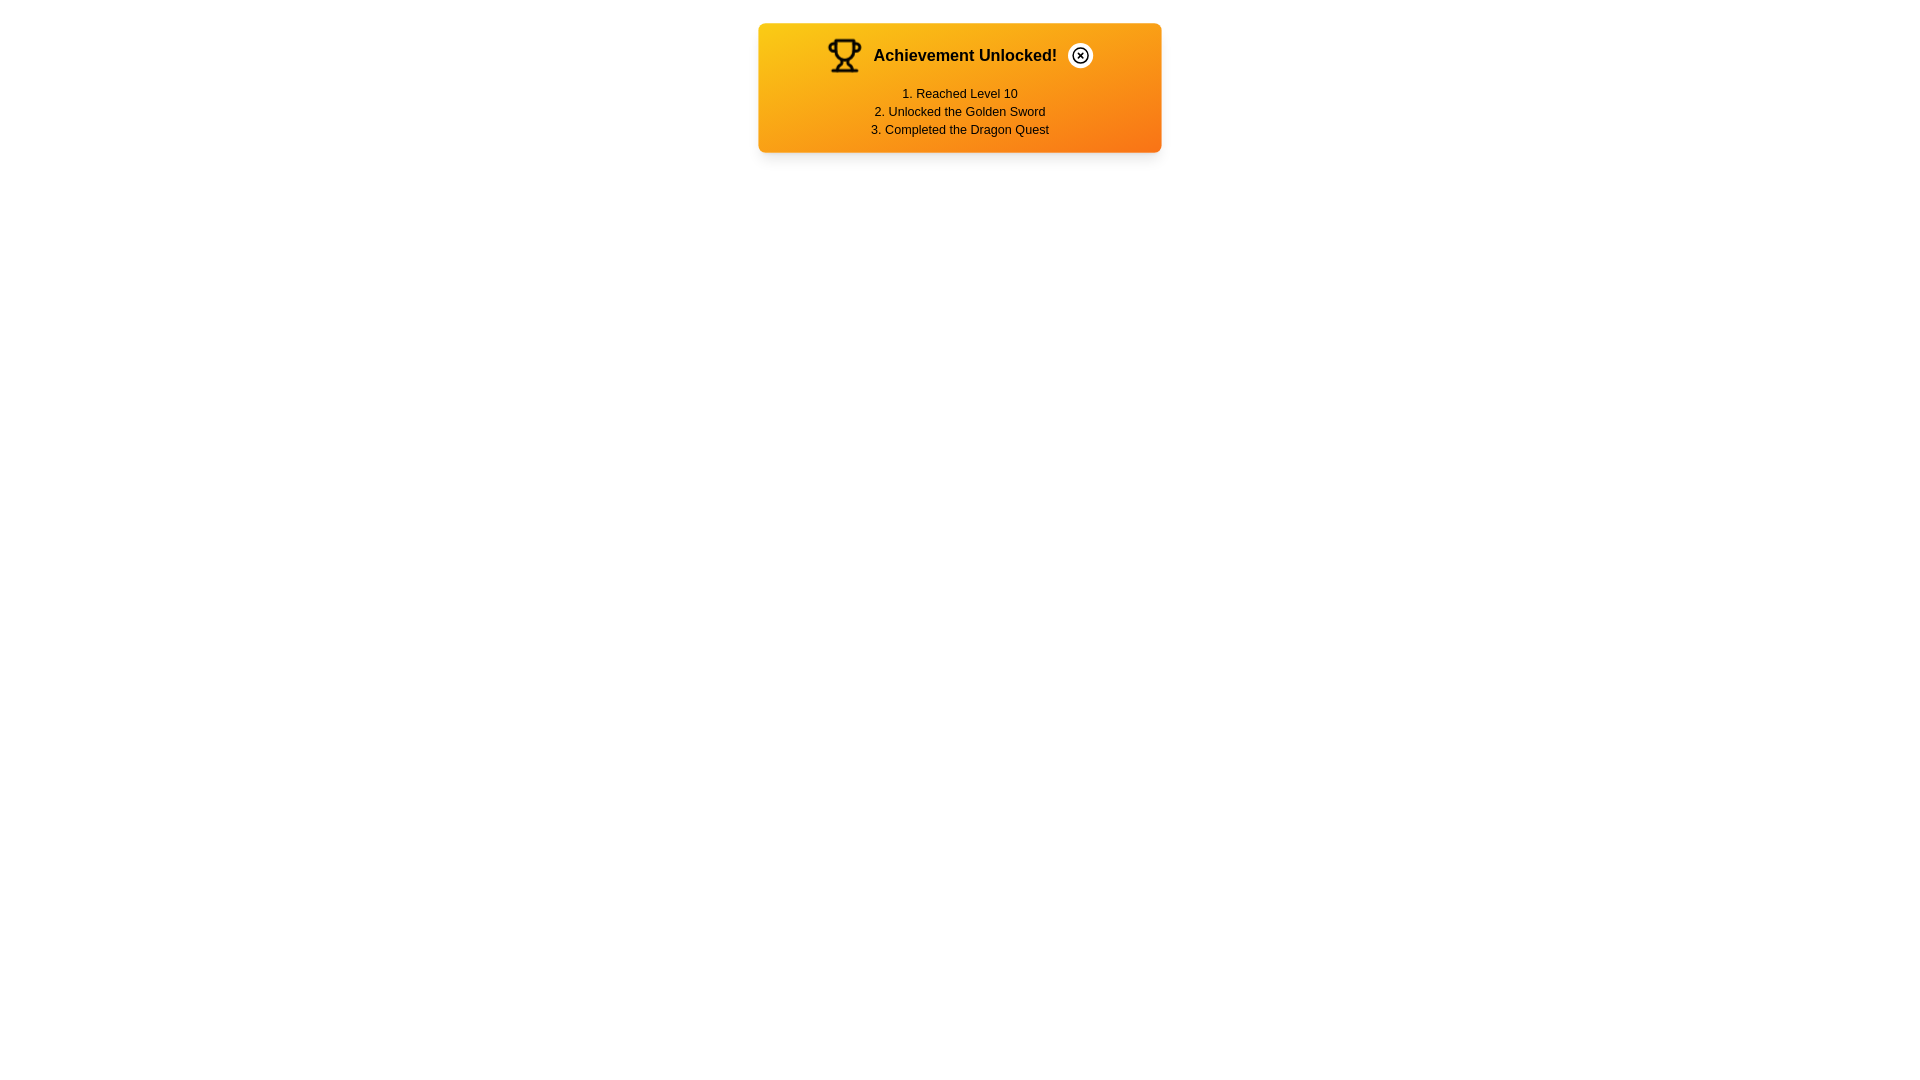 The width and height of the screenshot is (1920, 1080). What do you see at coordinates (844, 54) in the screenshot?
I see `the trophy icon to observe any effects` at bounding box center [844, 54].